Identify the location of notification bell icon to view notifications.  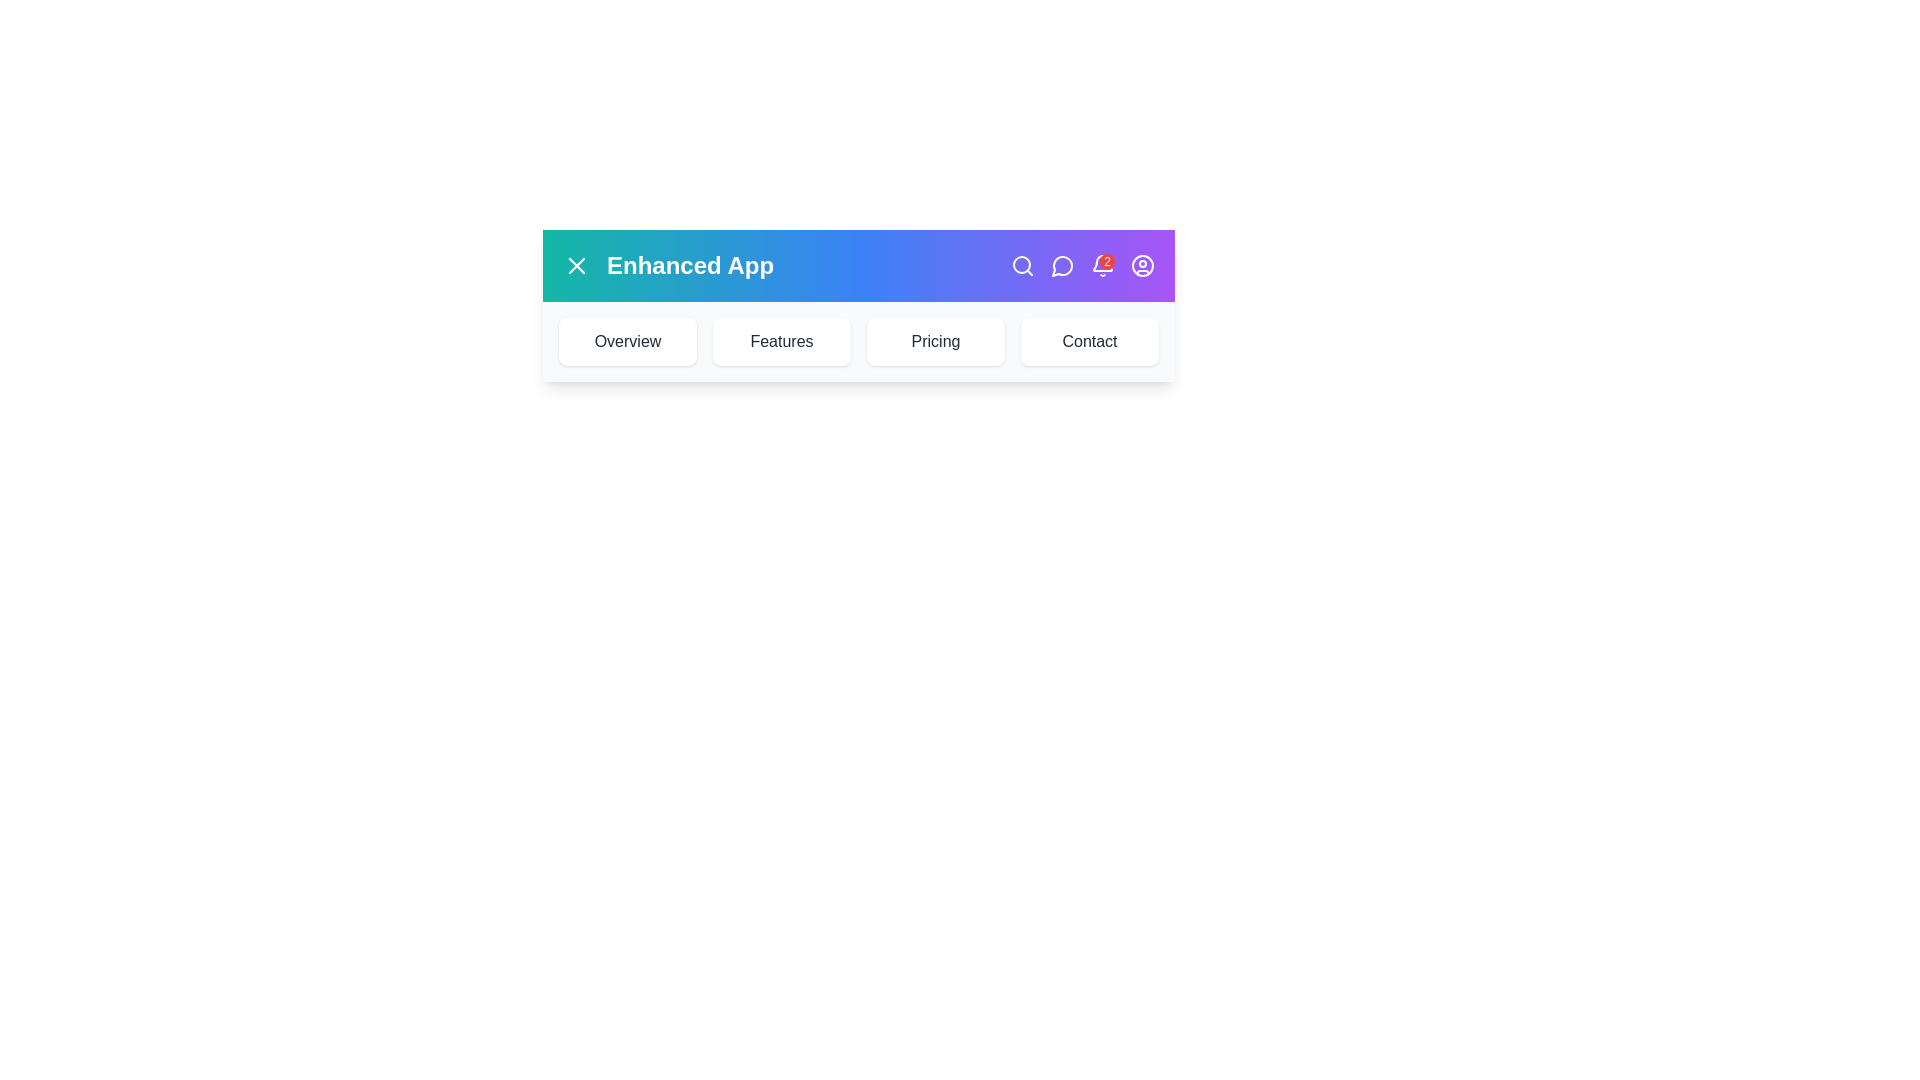
(1102, 265).